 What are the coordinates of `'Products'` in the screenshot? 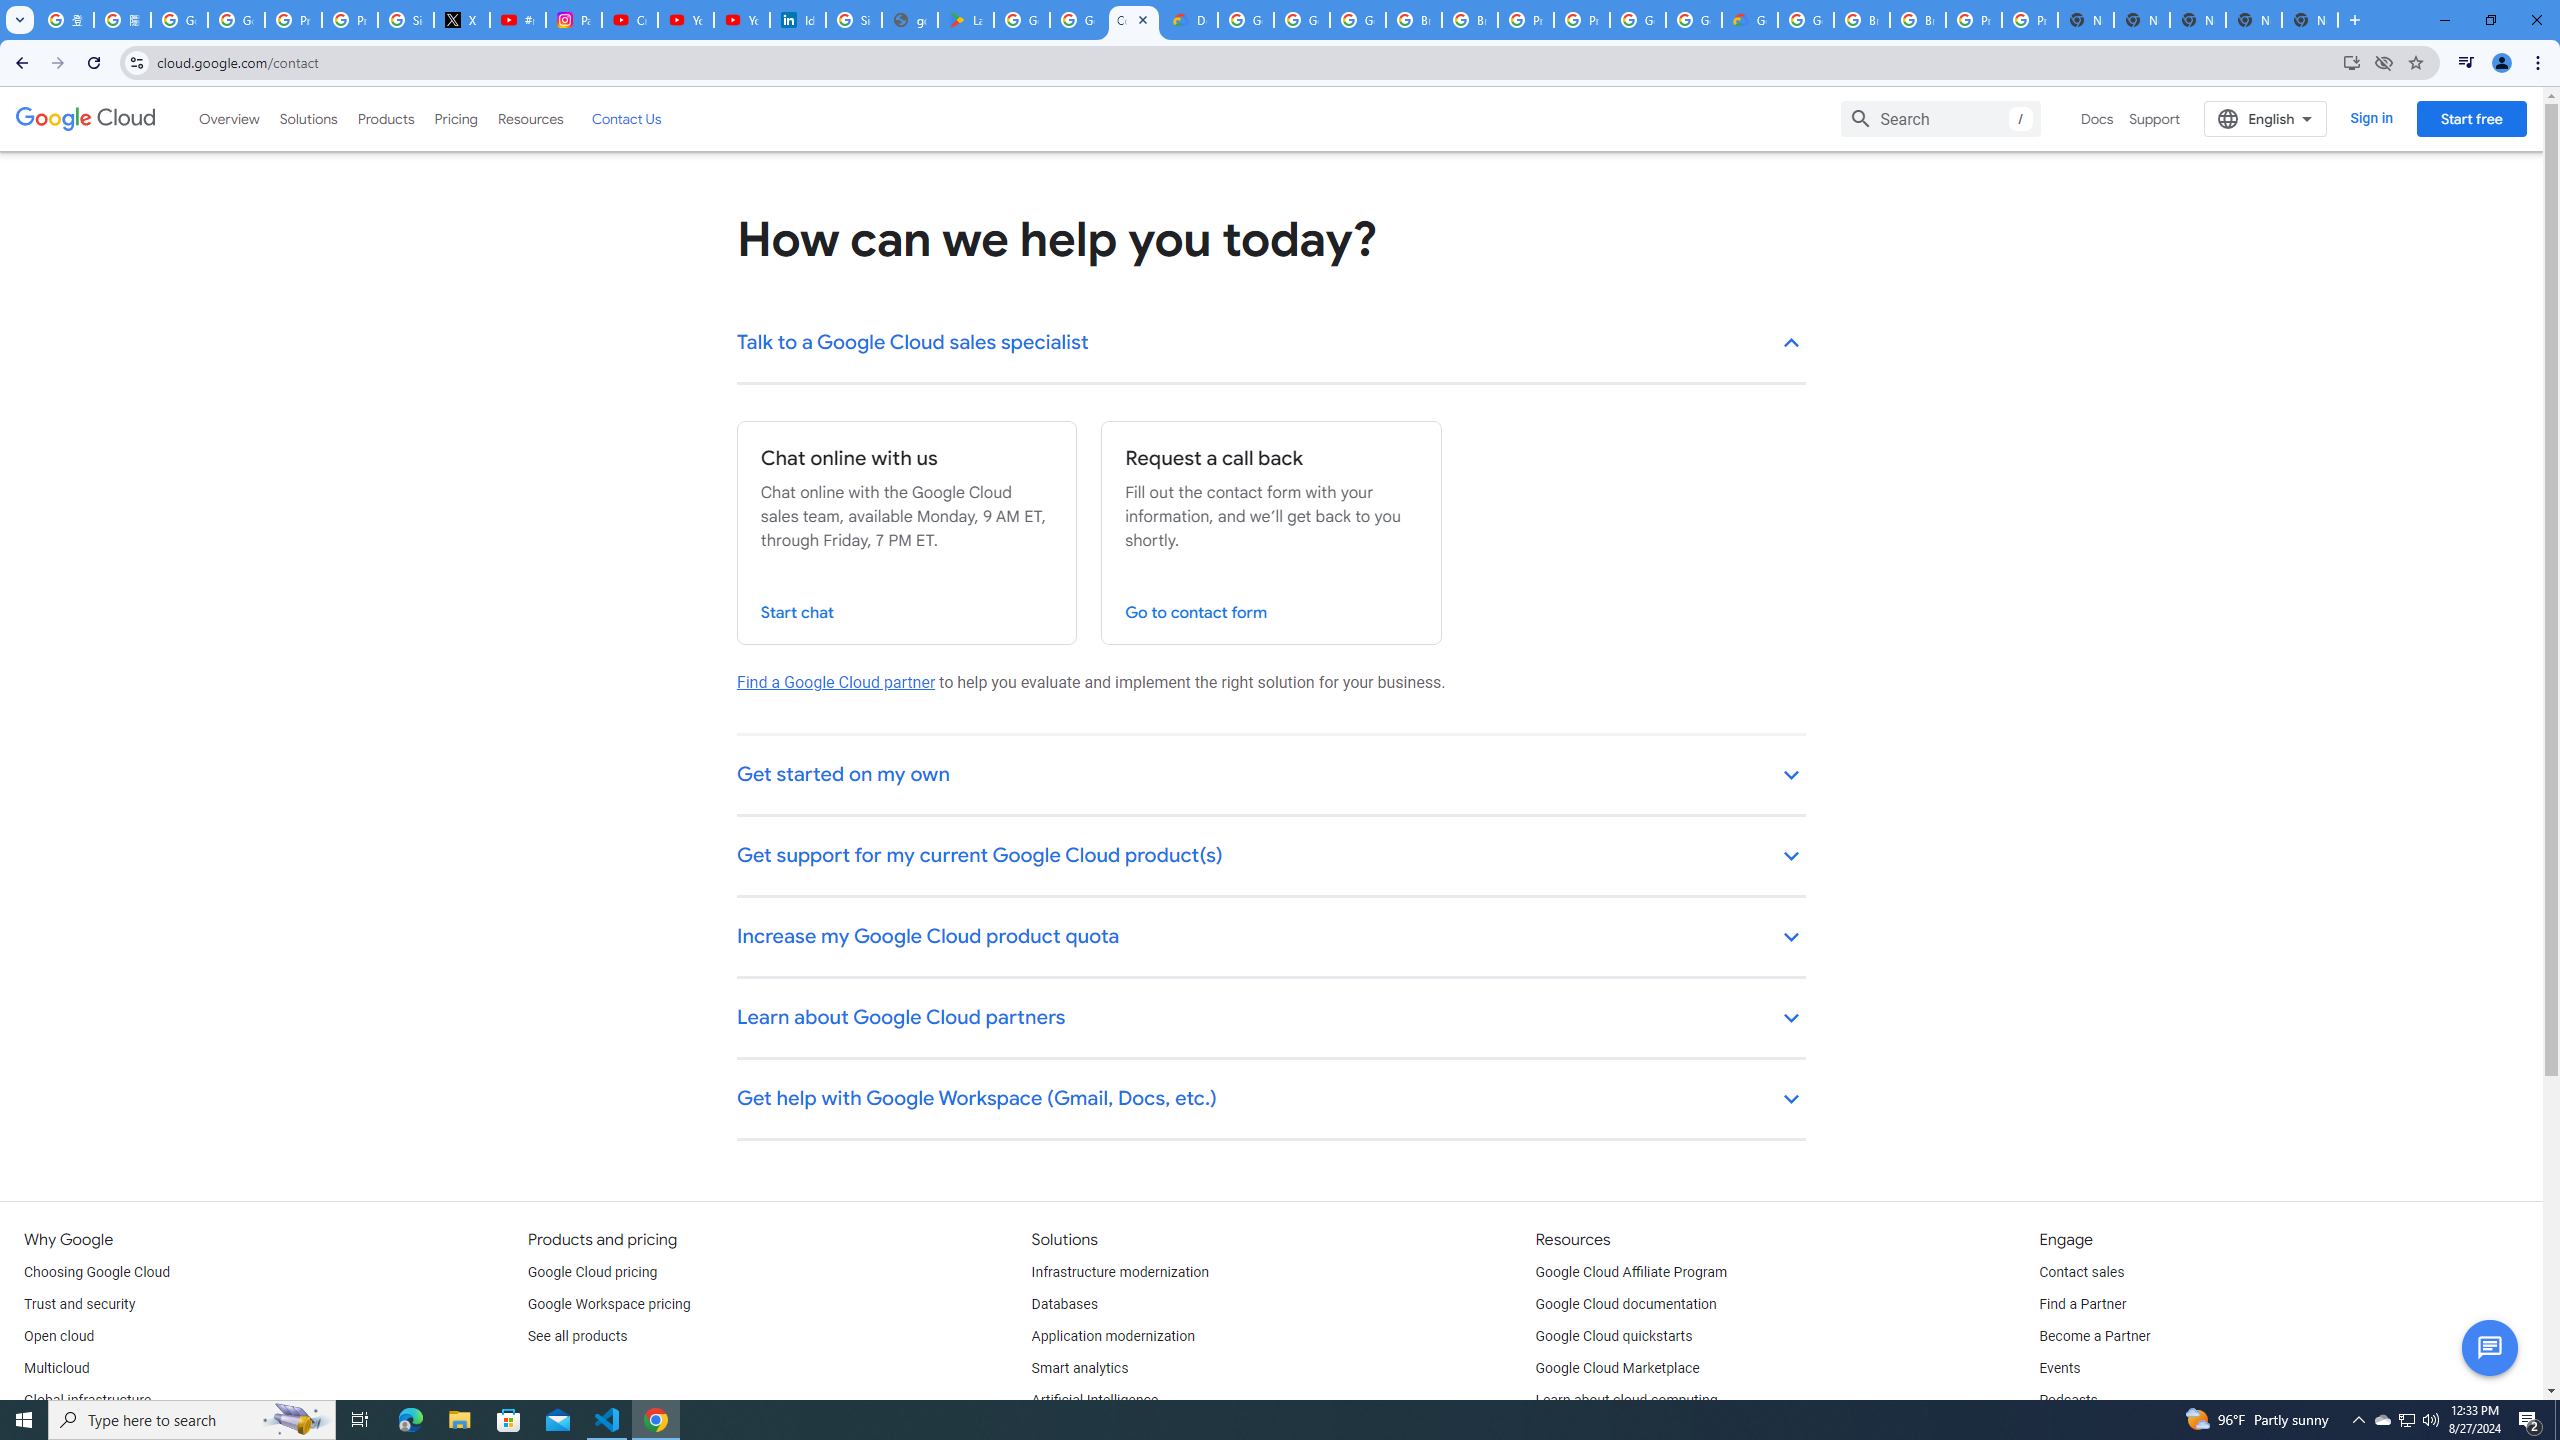 It's located at (384, 118).